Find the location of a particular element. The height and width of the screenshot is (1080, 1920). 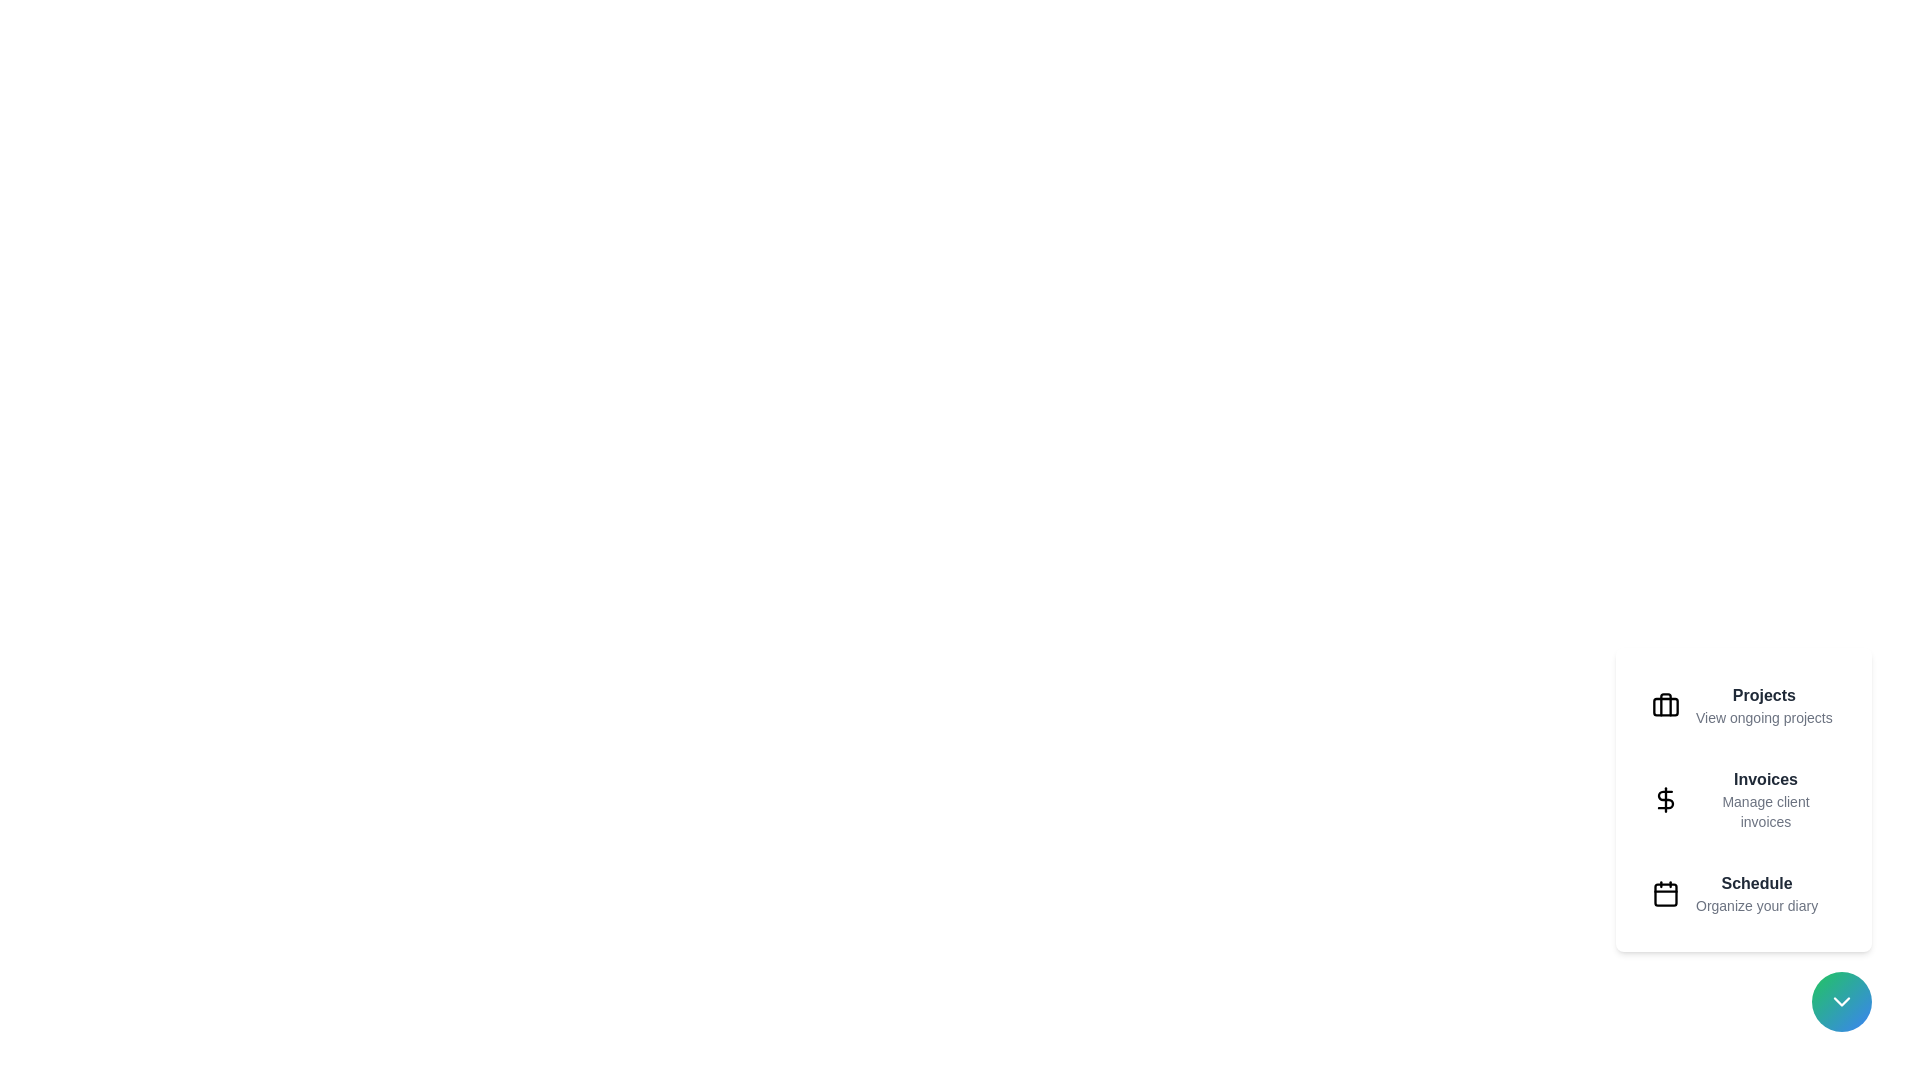

the menu item Schedule to highlight it is located at coordinates (1742, 893).